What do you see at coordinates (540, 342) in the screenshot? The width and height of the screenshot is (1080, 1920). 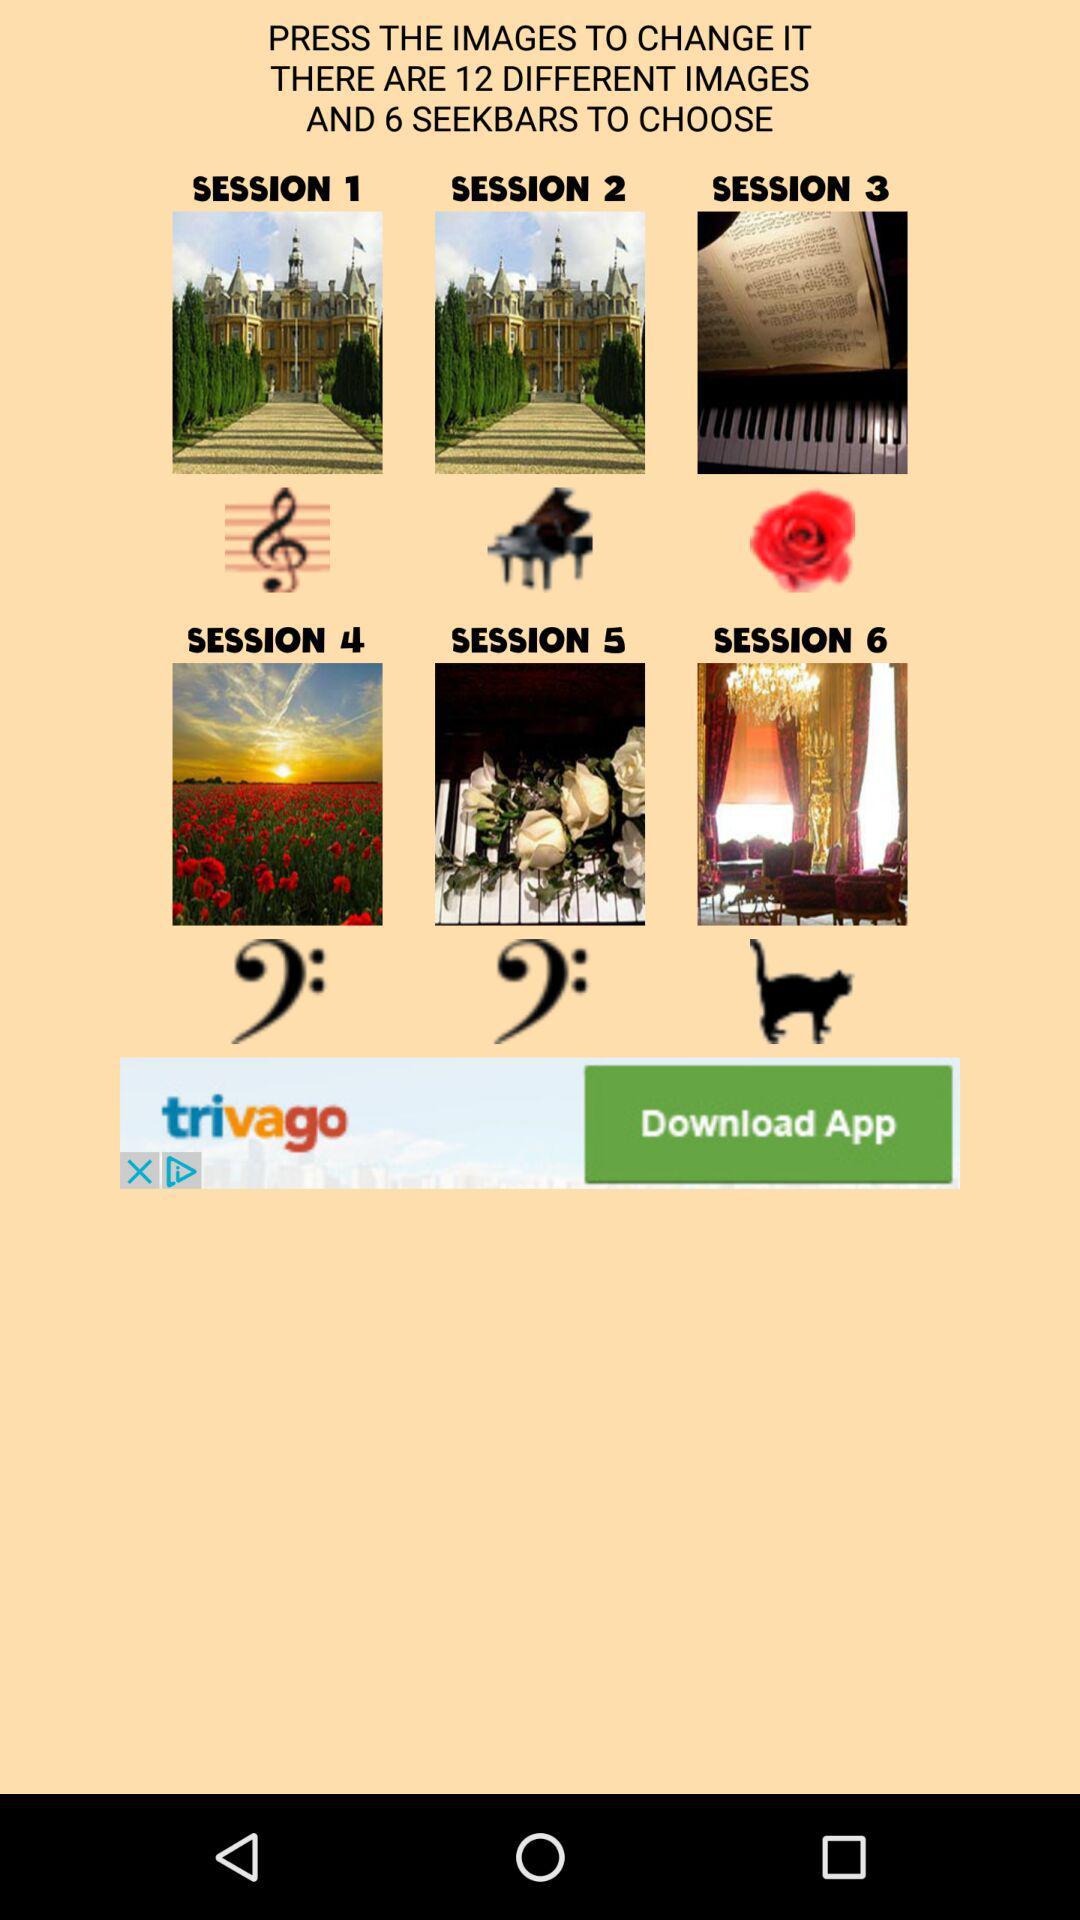 I see `the second image from the top` at bounding box center [540, 342].